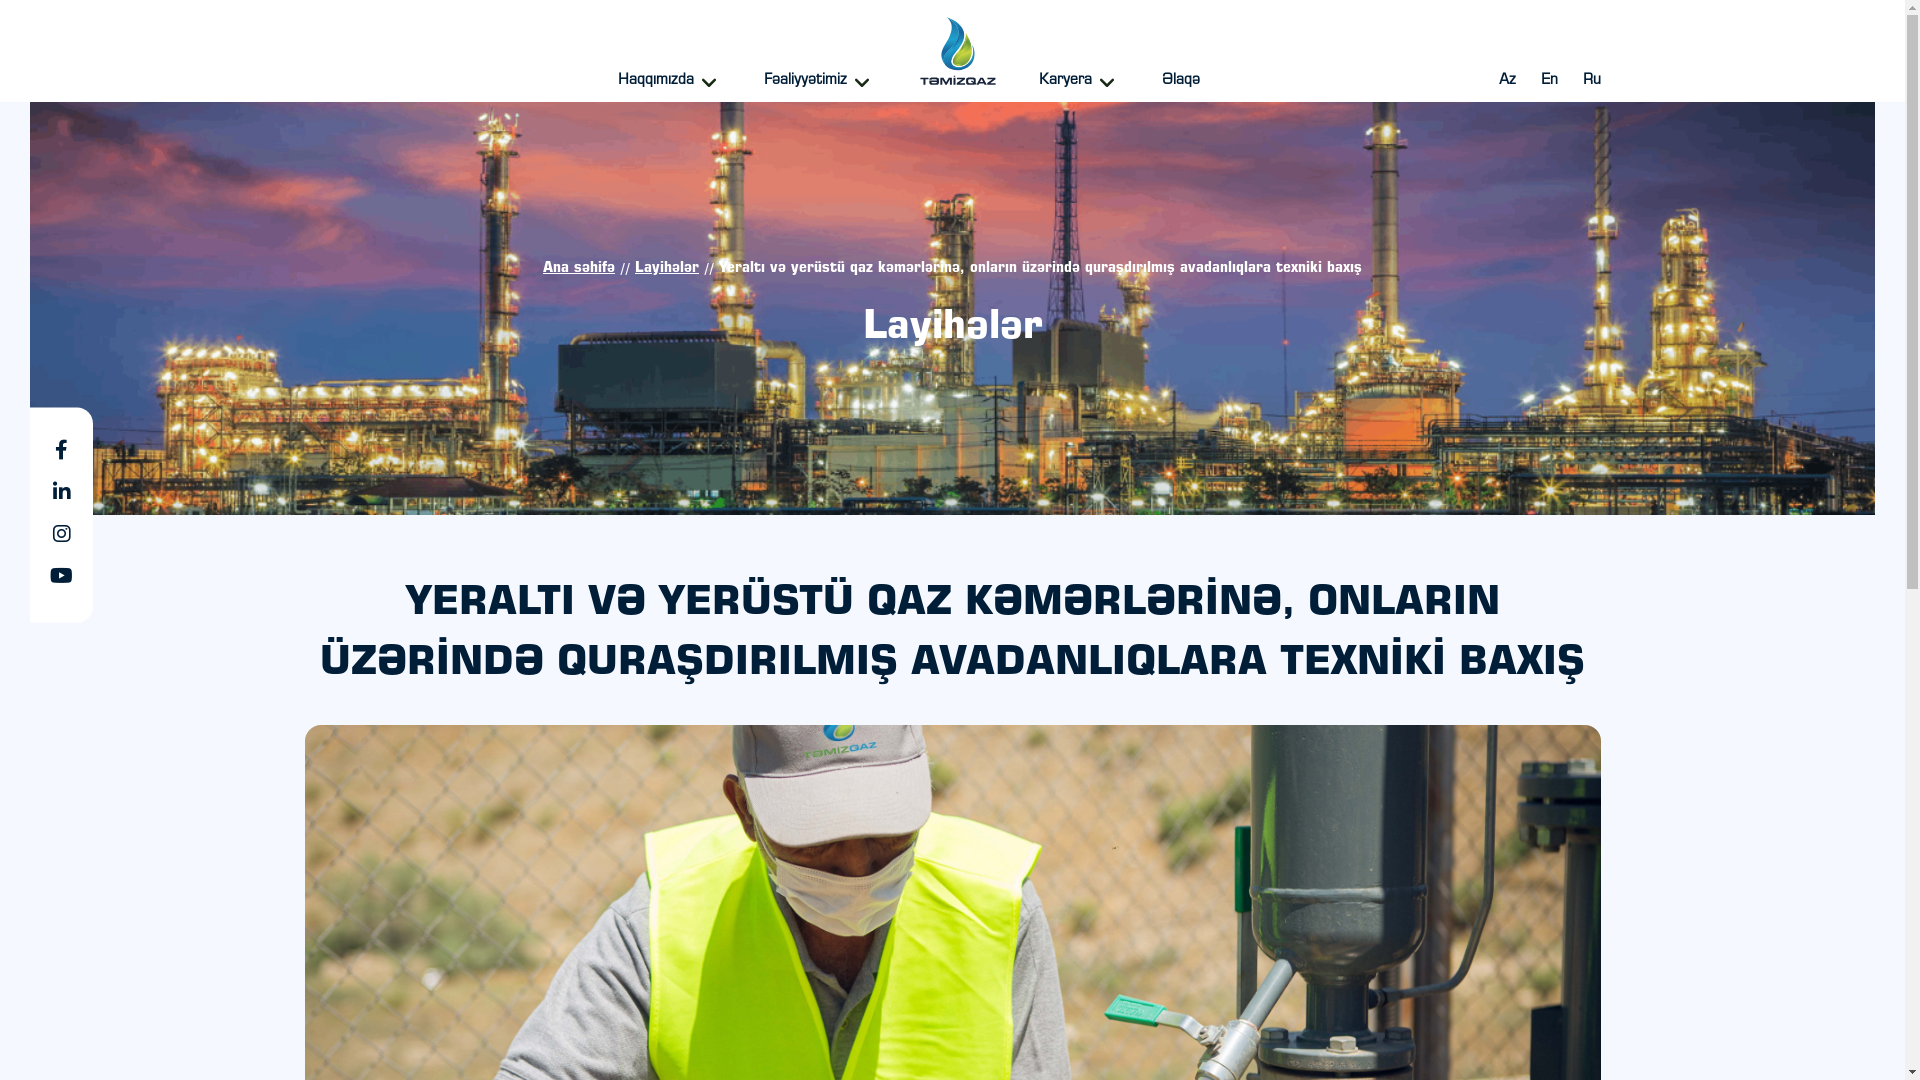 The width and height of the screenshot is (1920, 1080). Describe the element at coordinates (1079, 80) in the screenshot. I see `'Karyera'` at that location.